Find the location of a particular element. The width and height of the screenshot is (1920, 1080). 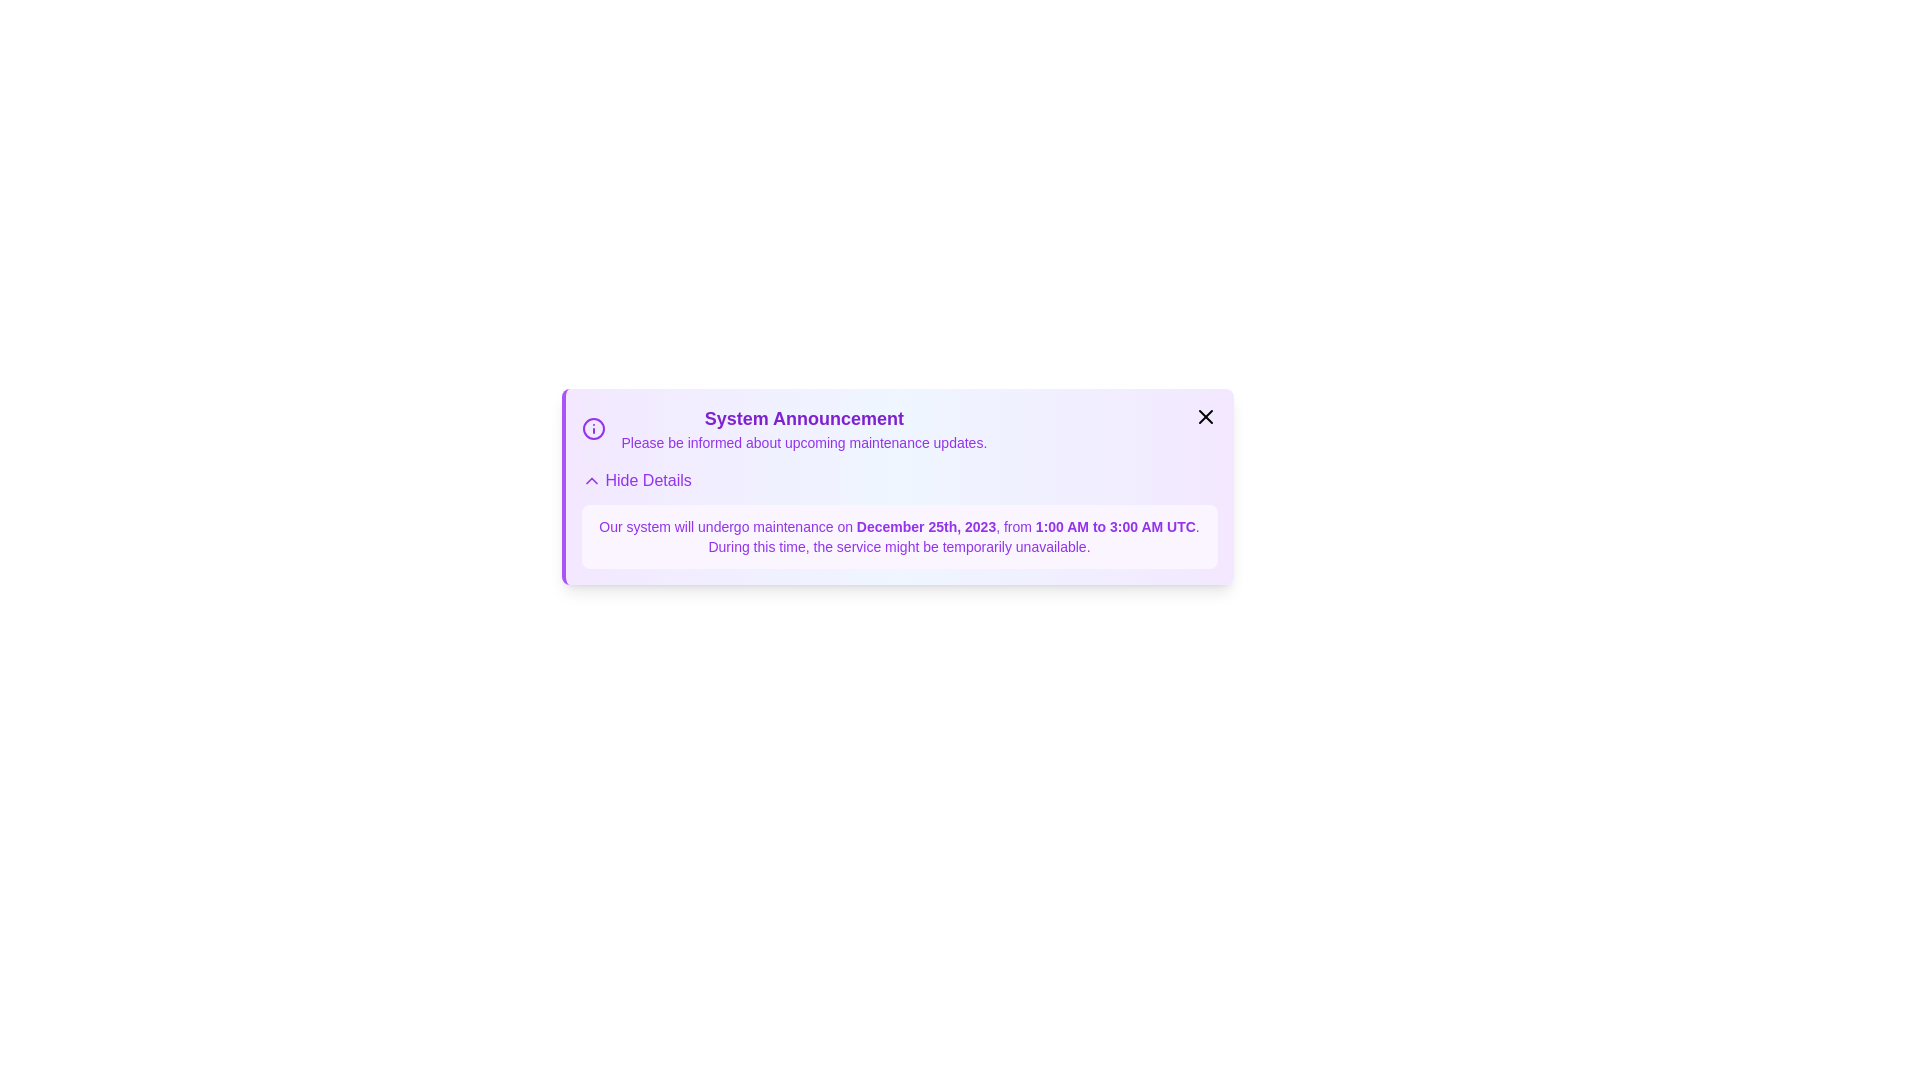

the Text label that informs users about the specific time duration for the system maintenance schedule, located under the text 'December 25th, 2023' is located at coordinates (1112, 526).